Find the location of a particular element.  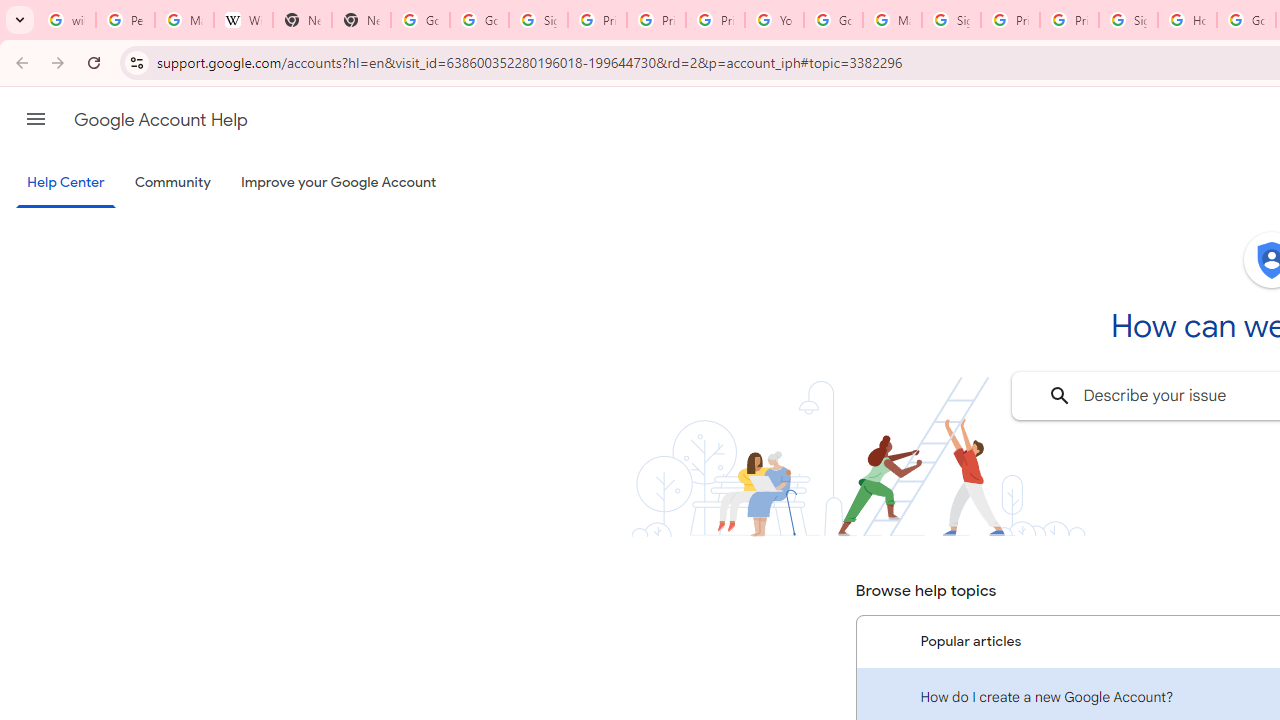

'YouTube' is located at coordinates (773, 20).